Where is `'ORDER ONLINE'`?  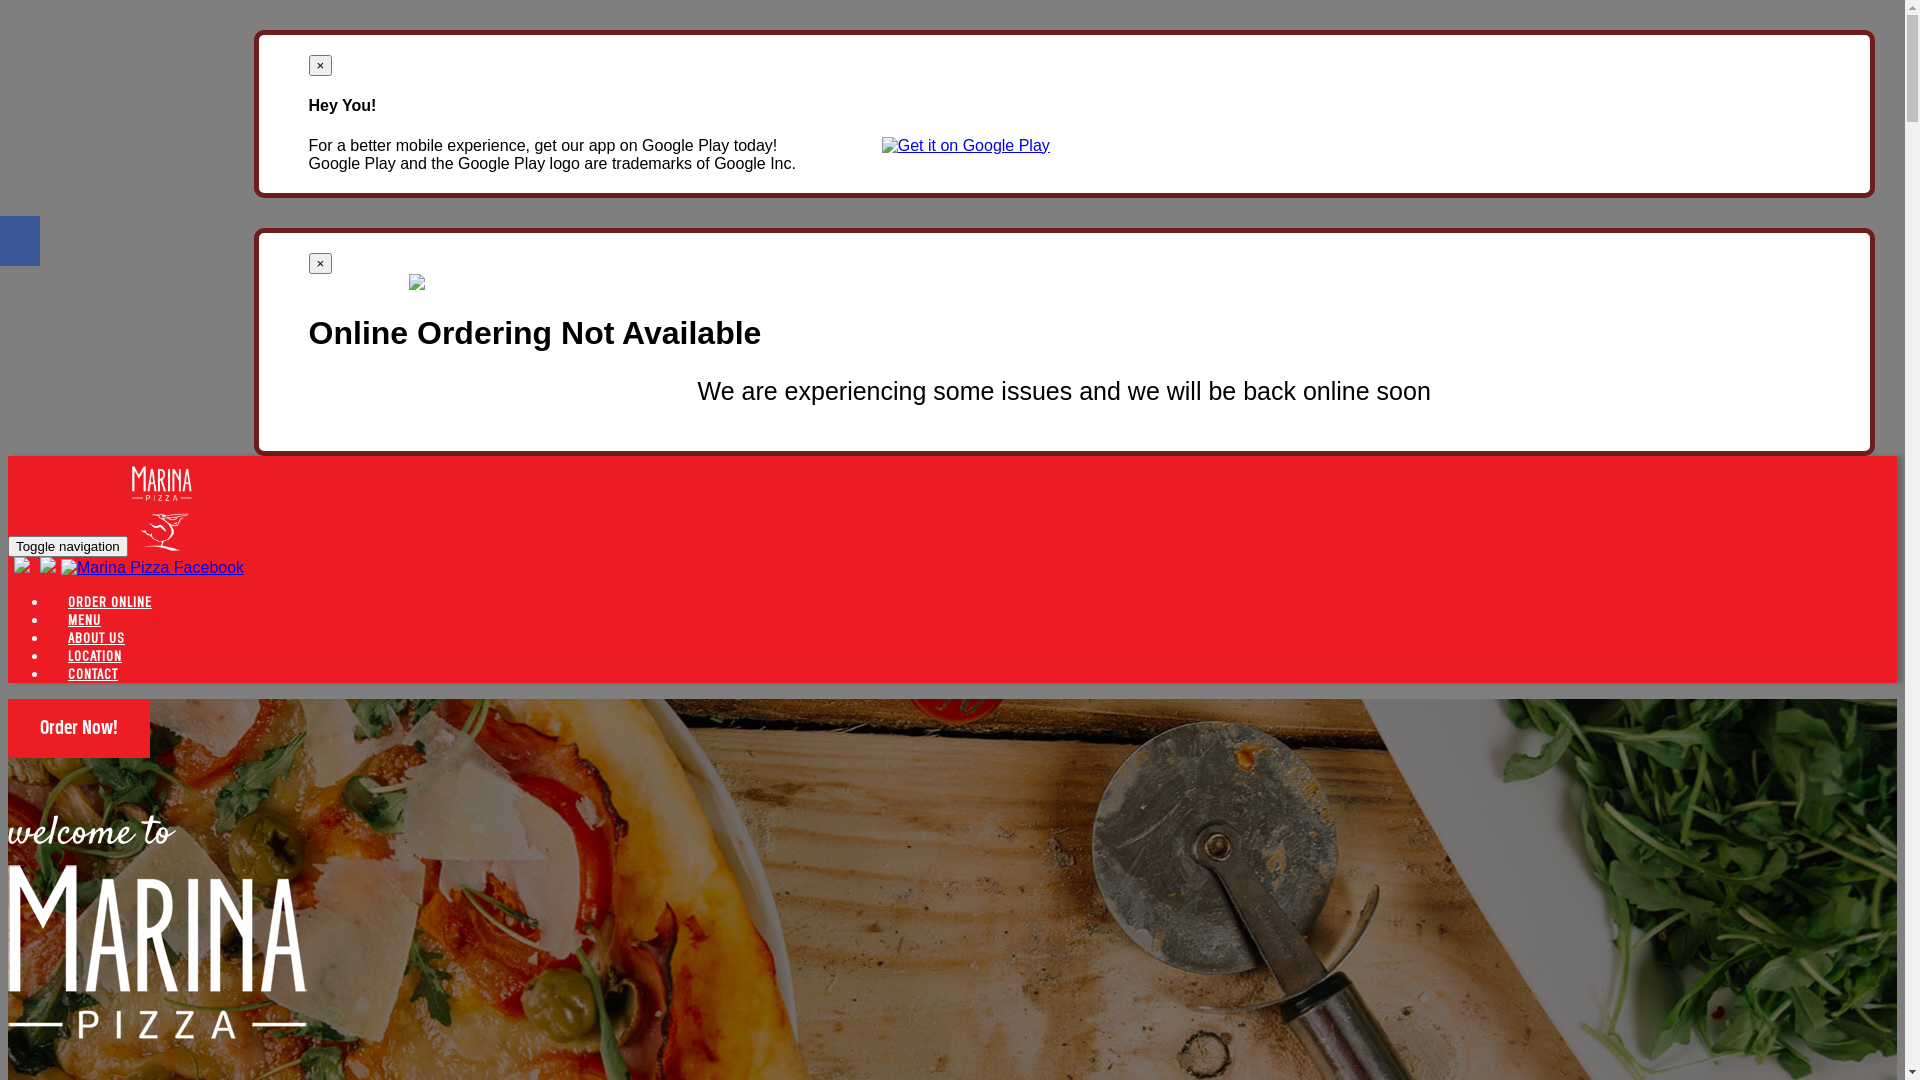 'ORDER ONLINE' is located at coordinates (109, 600).